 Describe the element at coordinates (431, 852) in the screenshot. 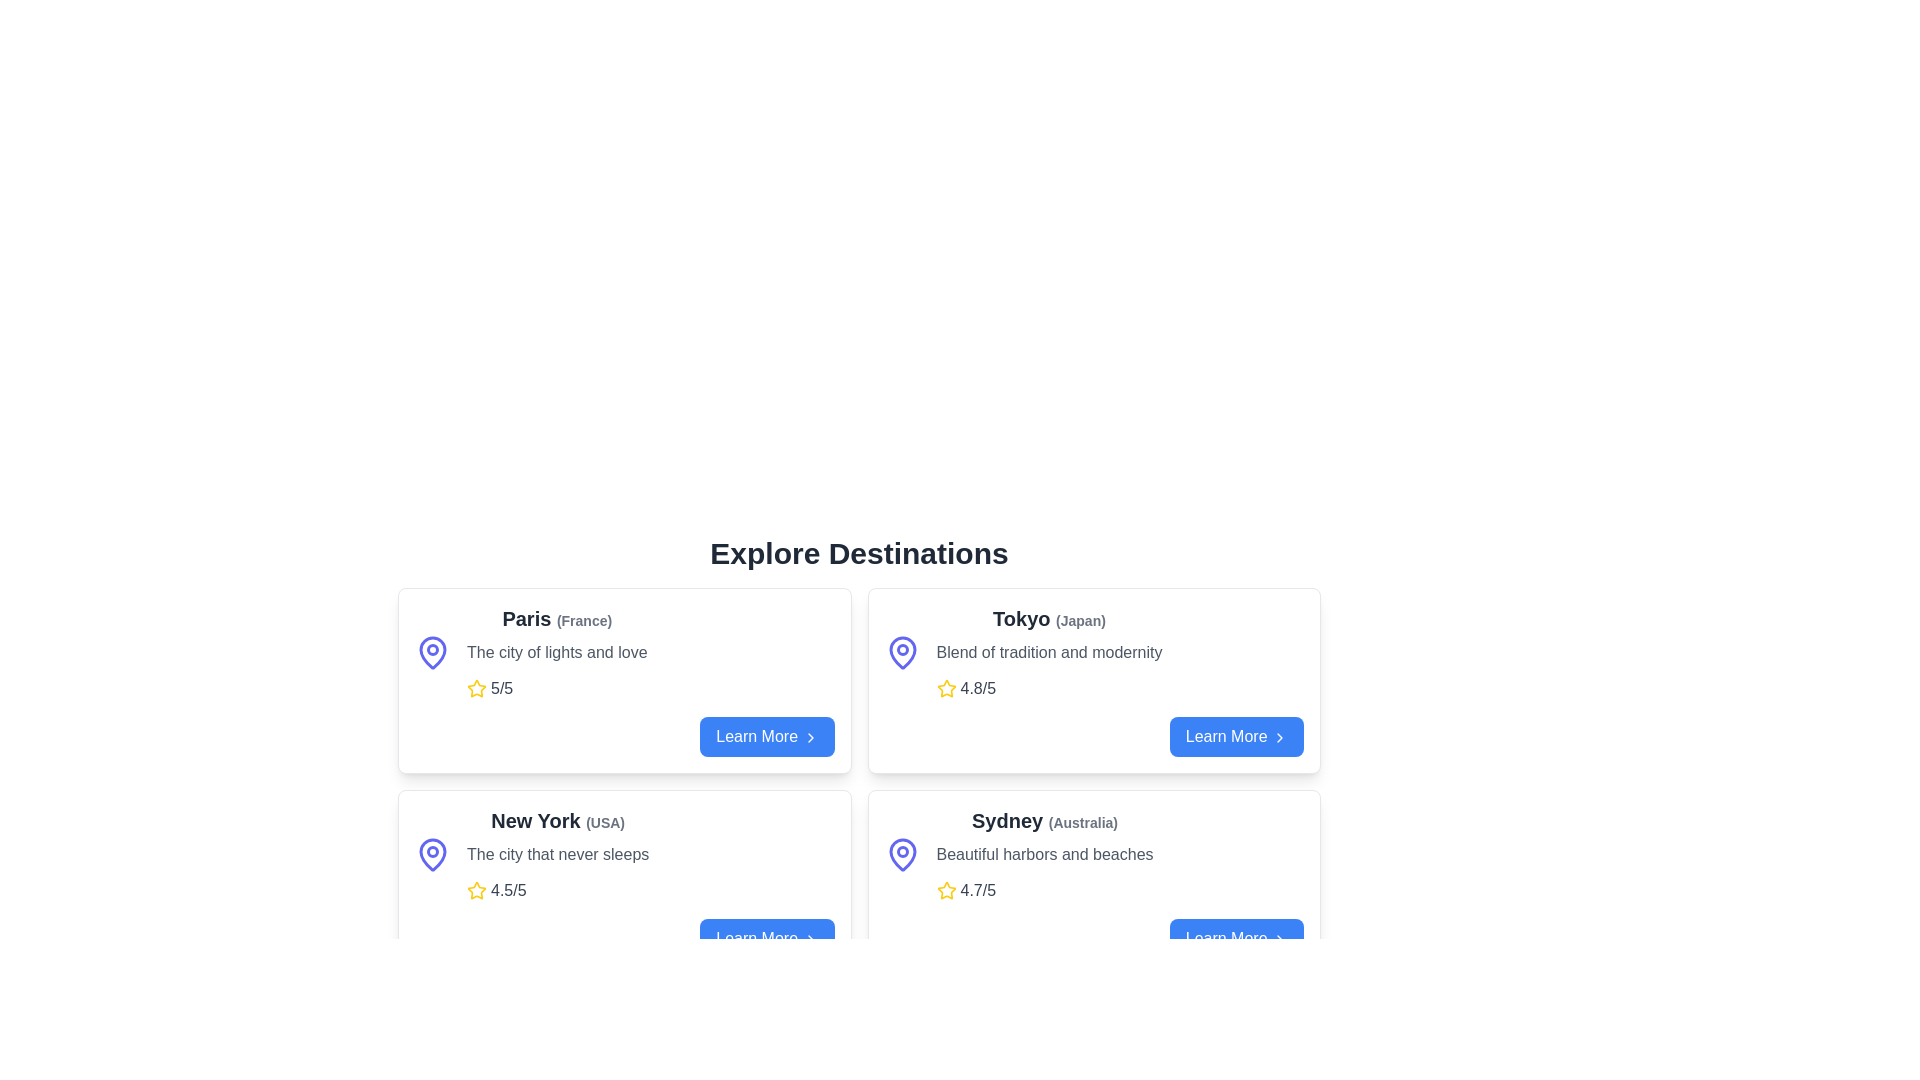

I see `the circular marker that serves as a visual indicator in the map pin icon for 'New York (USA)' located in the upper left corner of the card interface` at that location.